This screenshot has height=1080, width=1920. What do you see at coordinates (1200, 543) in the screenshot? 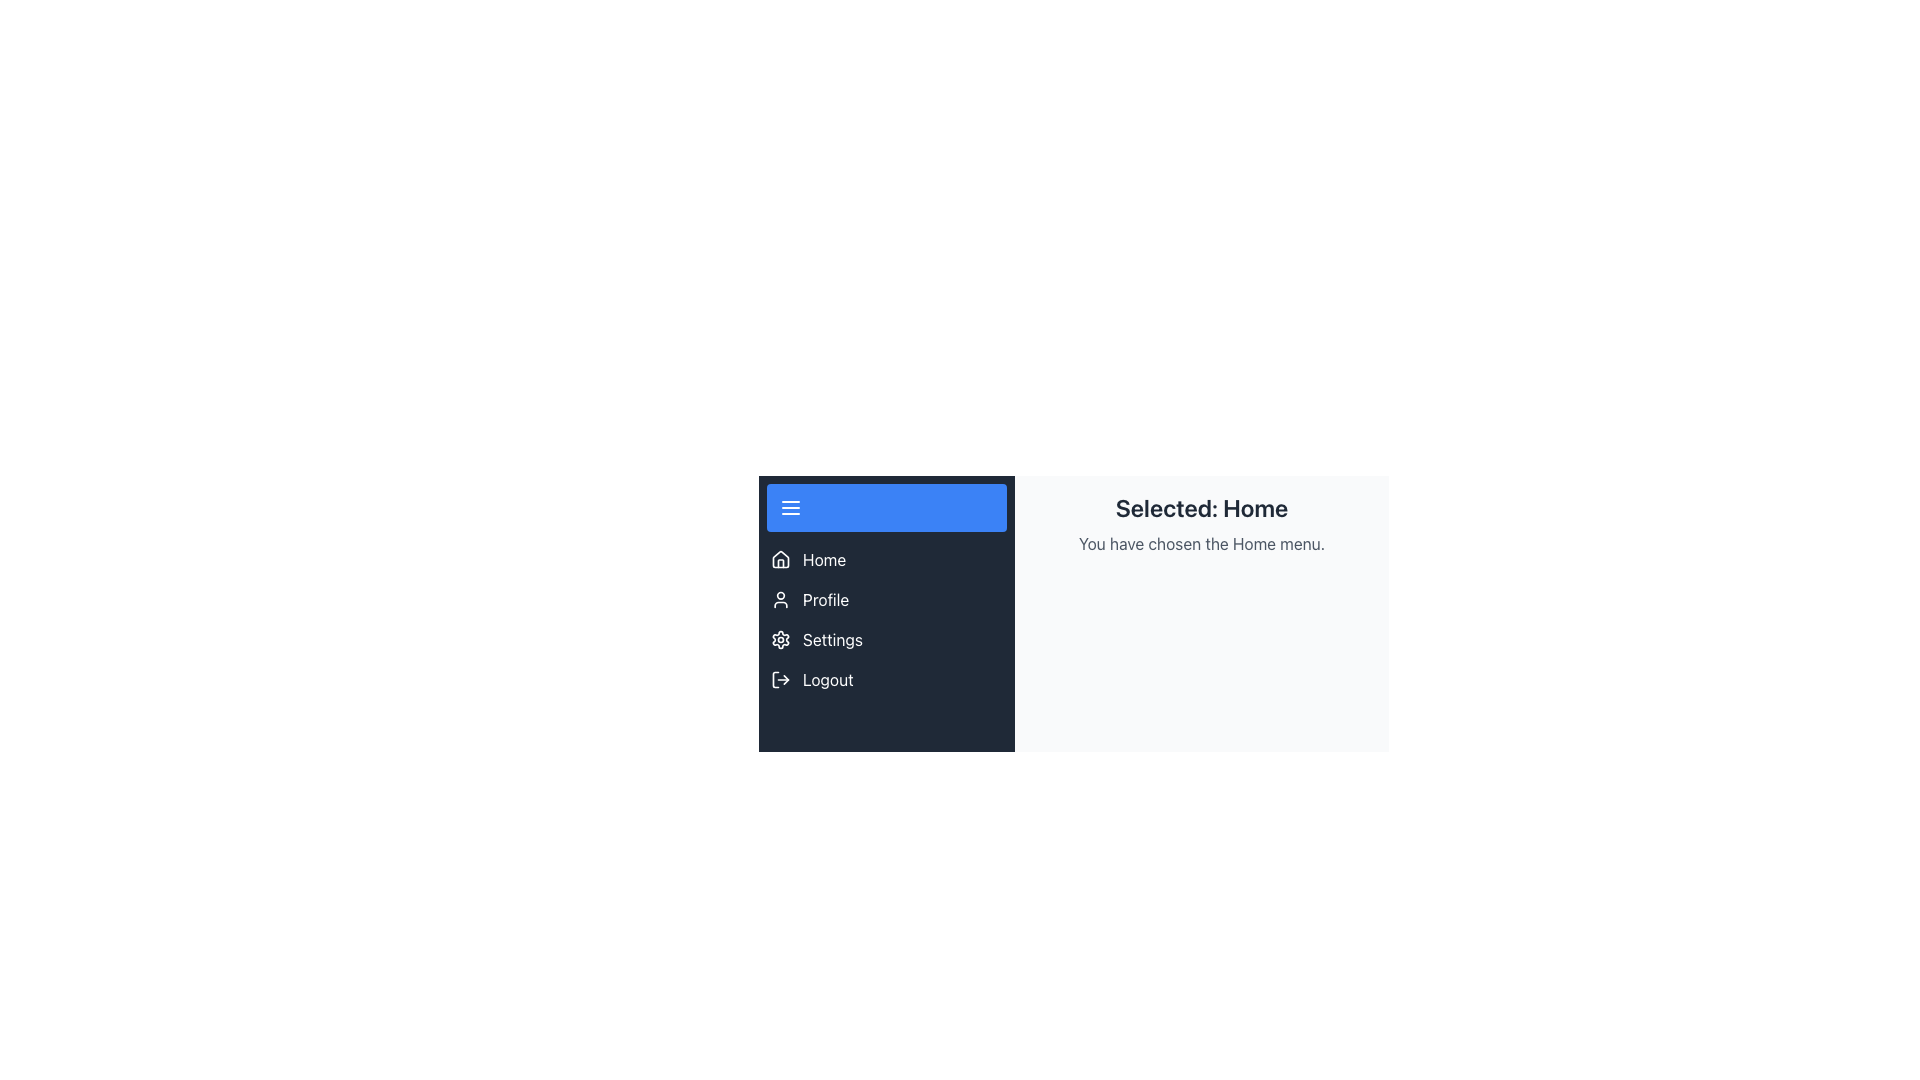
I see `message displayed in the Text Label that indicates the user's current selection within the menu interface, positioned below 'Selected: Home'` at bounding box center [1200, 543].